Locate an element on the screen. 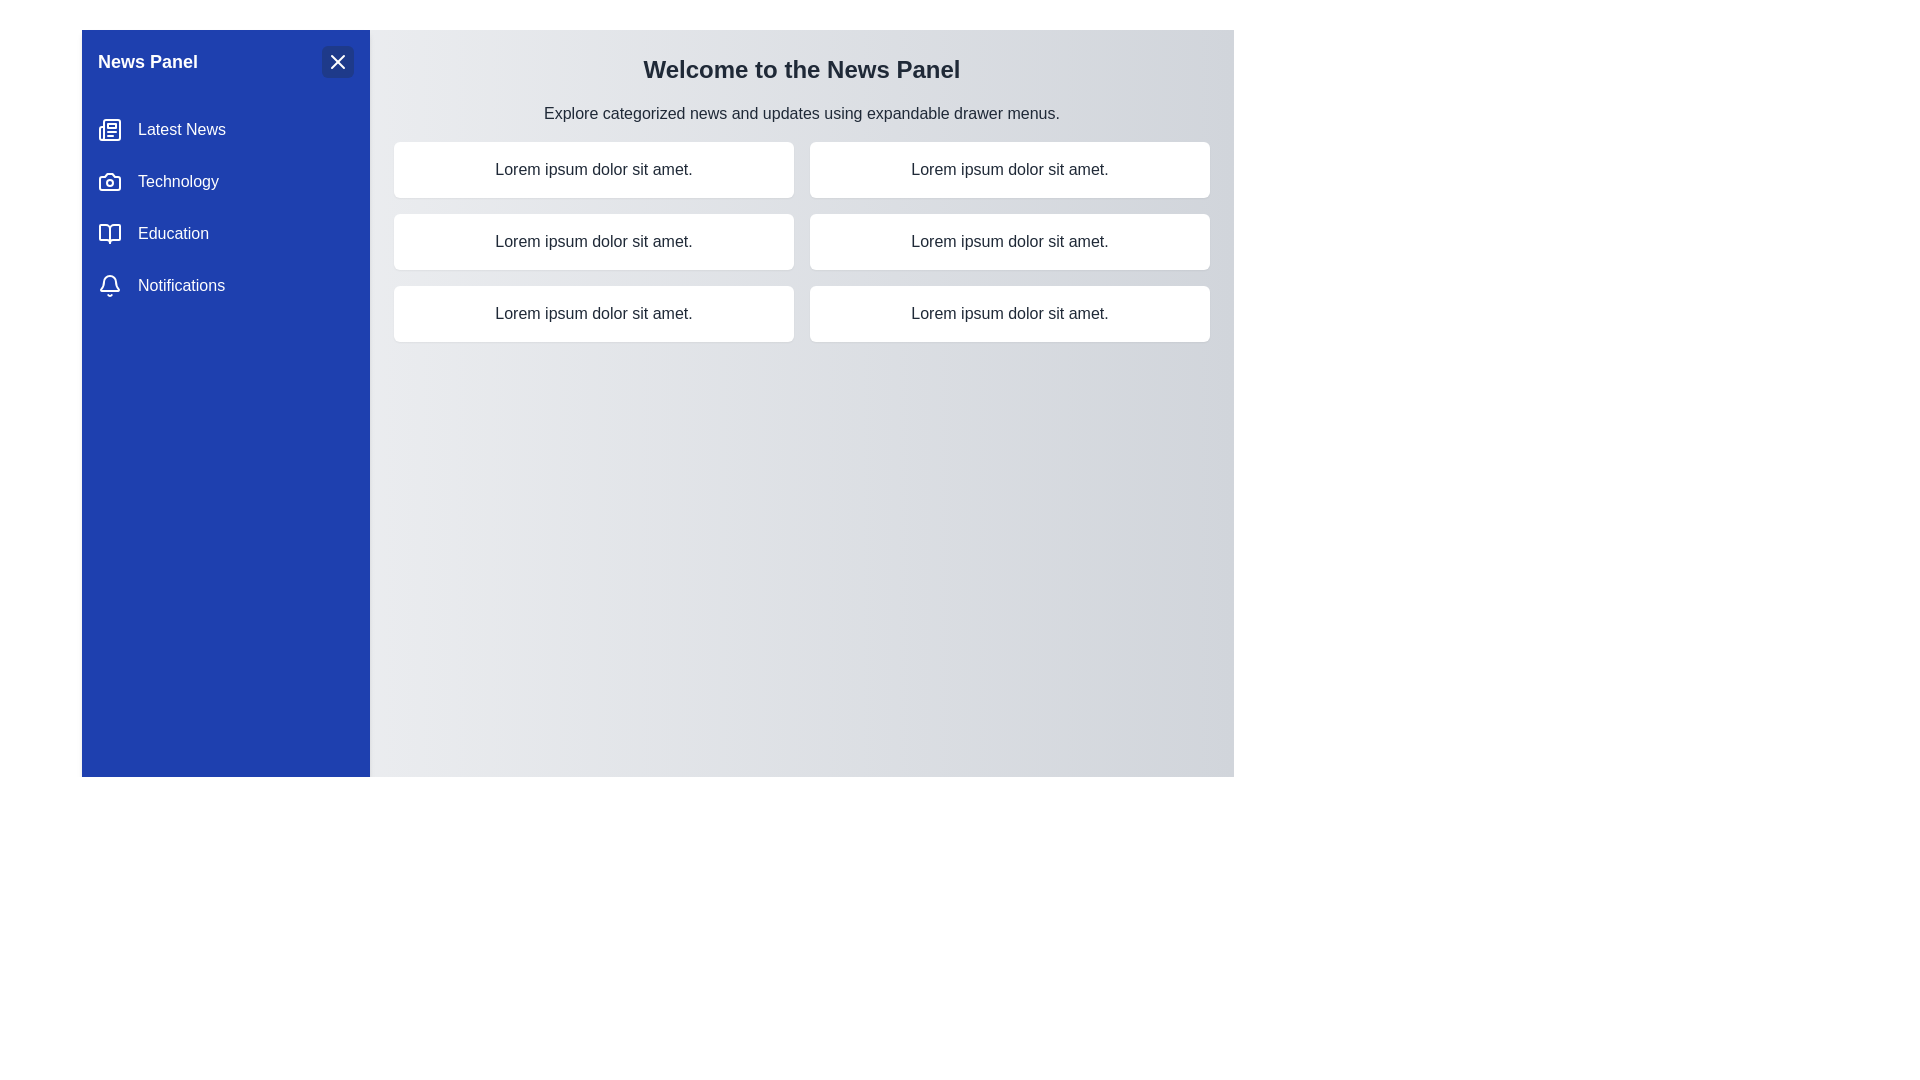  the Notifications category in the drawer menu is located at coordinates (225, 285).